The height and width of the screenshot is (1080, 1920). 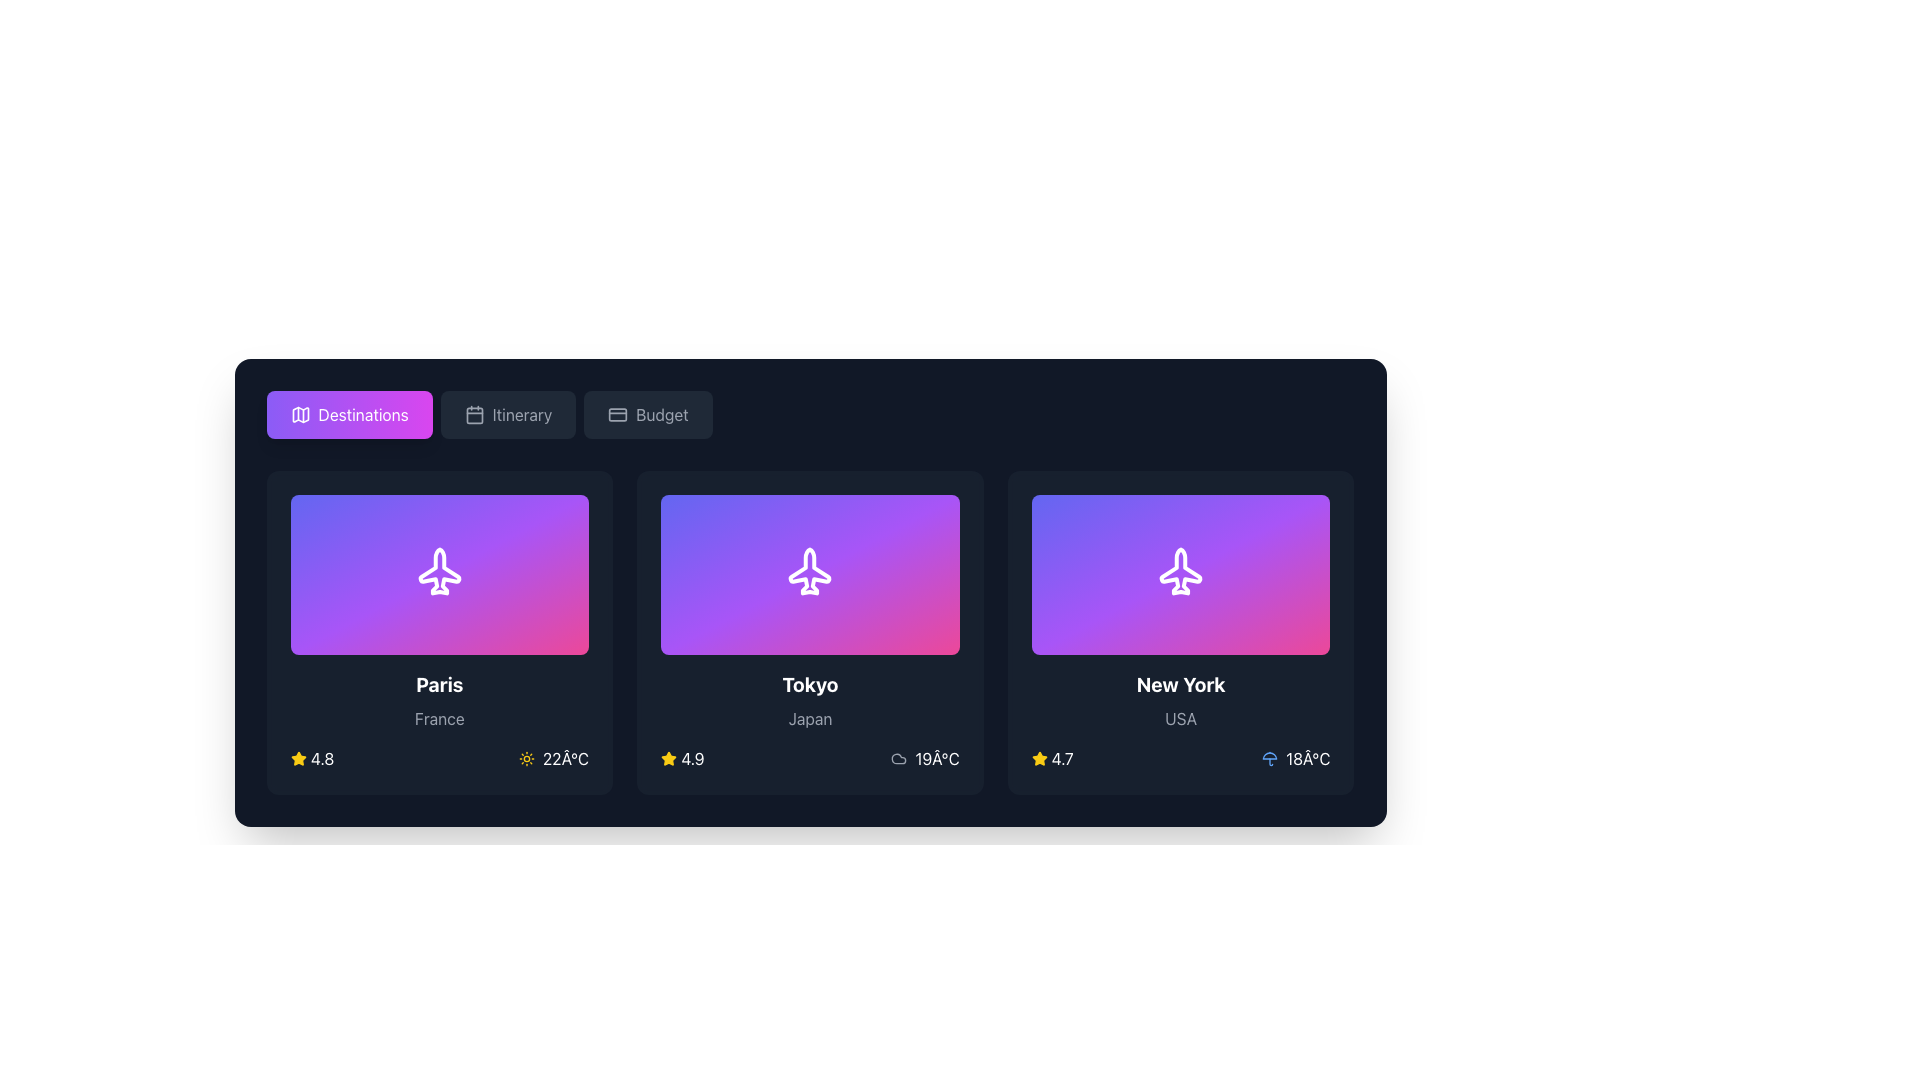 I want to click on the text label displaying 'New York' in bold white font, which is prominently positioned in the third card of a grid layout, so click(x=1181, y=684).